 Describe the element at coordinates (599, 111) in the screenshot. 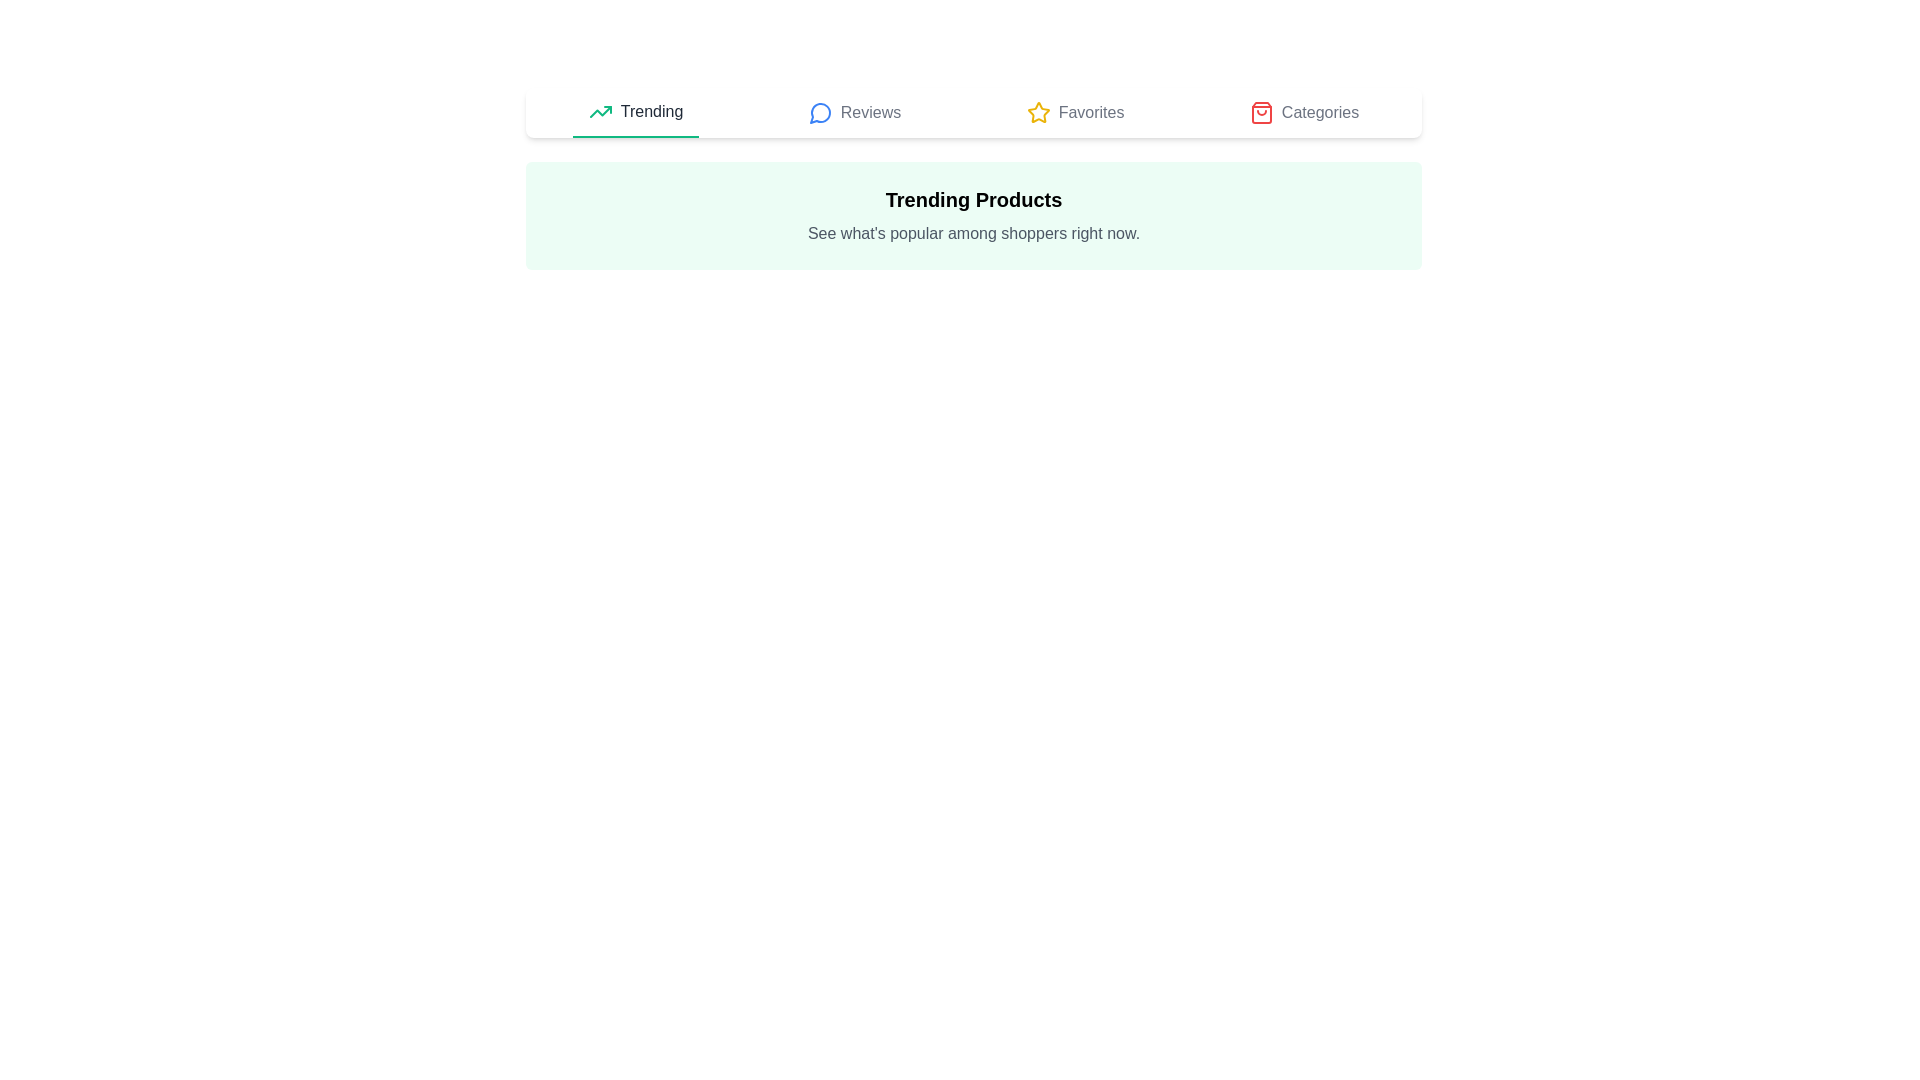

I see `the leftmost segment of the trending upward SVG graphic element in the navigation bar next to the 'Trending' label` at that location.